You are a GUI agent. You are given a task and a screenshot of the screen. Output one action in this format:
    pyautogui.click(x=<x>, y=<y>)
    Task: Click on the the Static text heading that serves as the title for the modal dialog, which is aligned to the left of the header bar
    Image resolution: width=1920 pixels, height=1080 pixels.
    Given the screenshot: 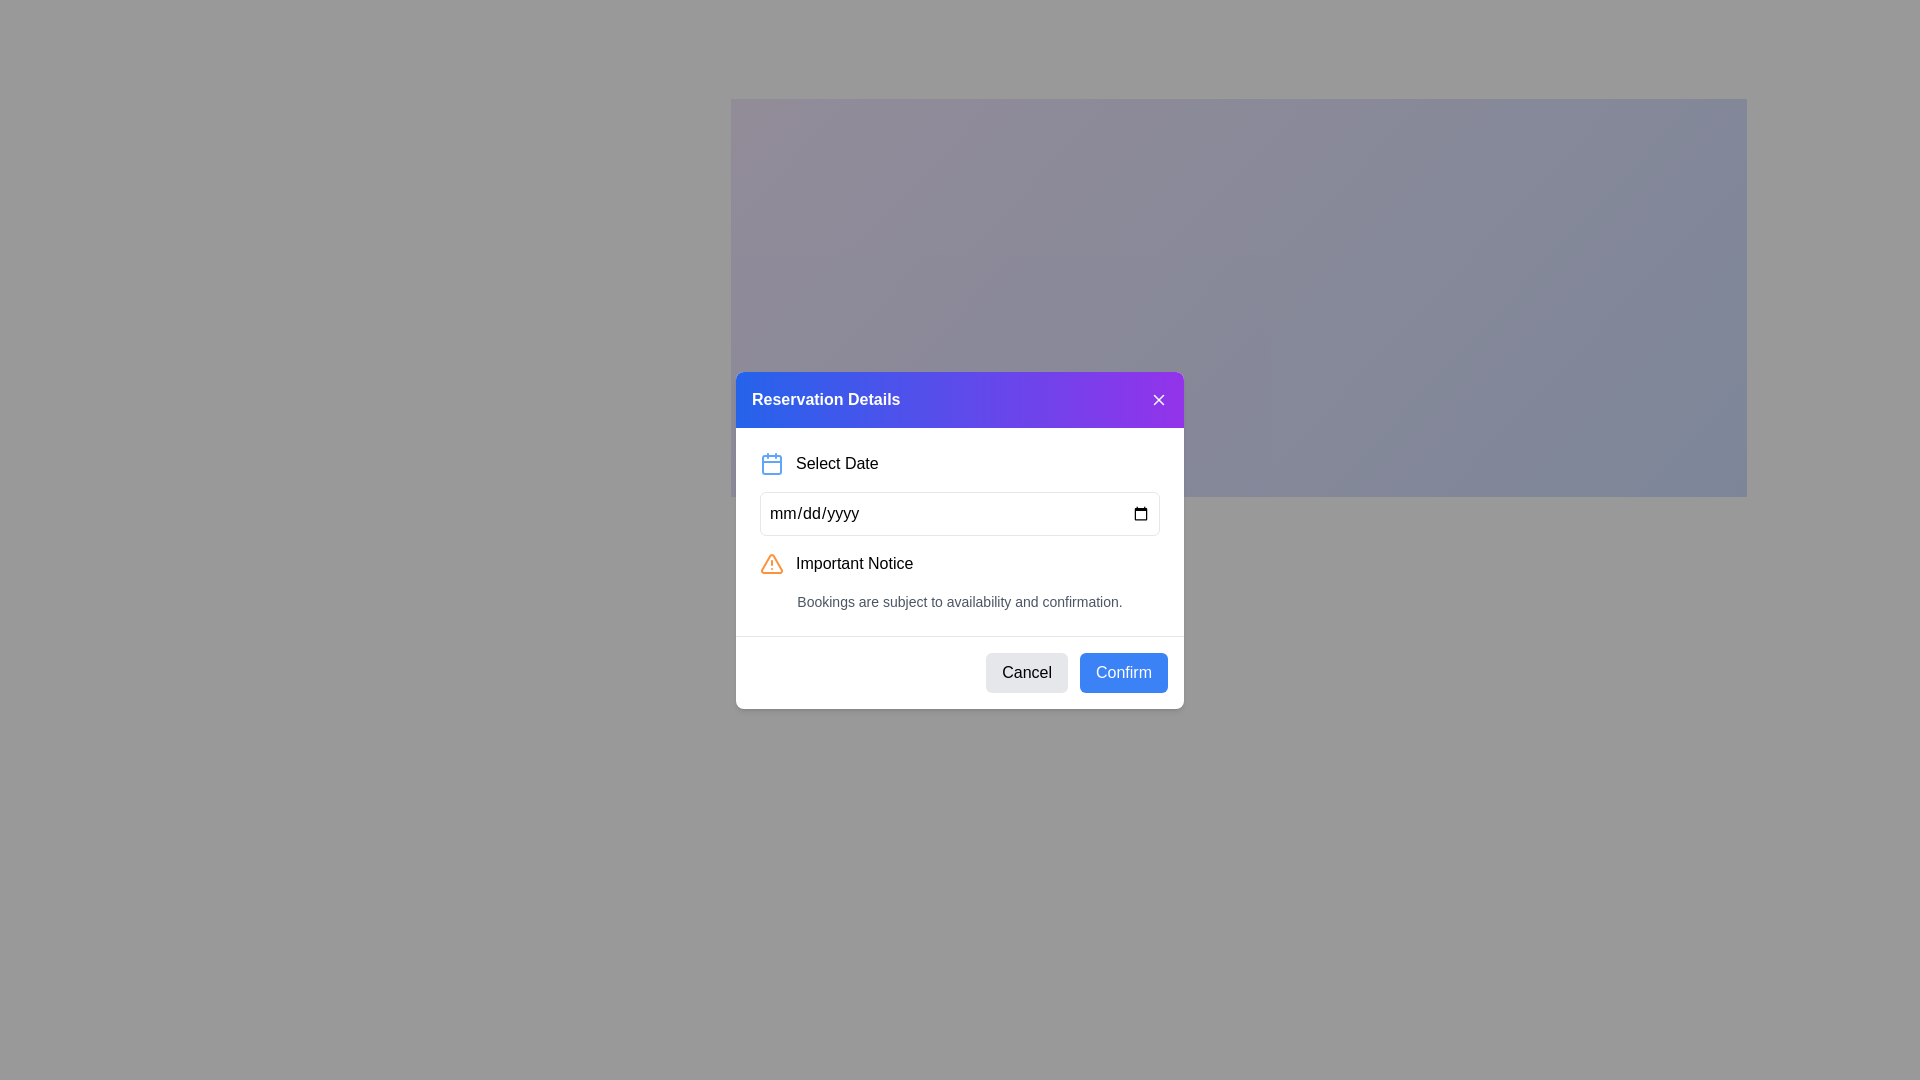 What is the action you would take?
    pyautogui.click(x=826, y=399)
    